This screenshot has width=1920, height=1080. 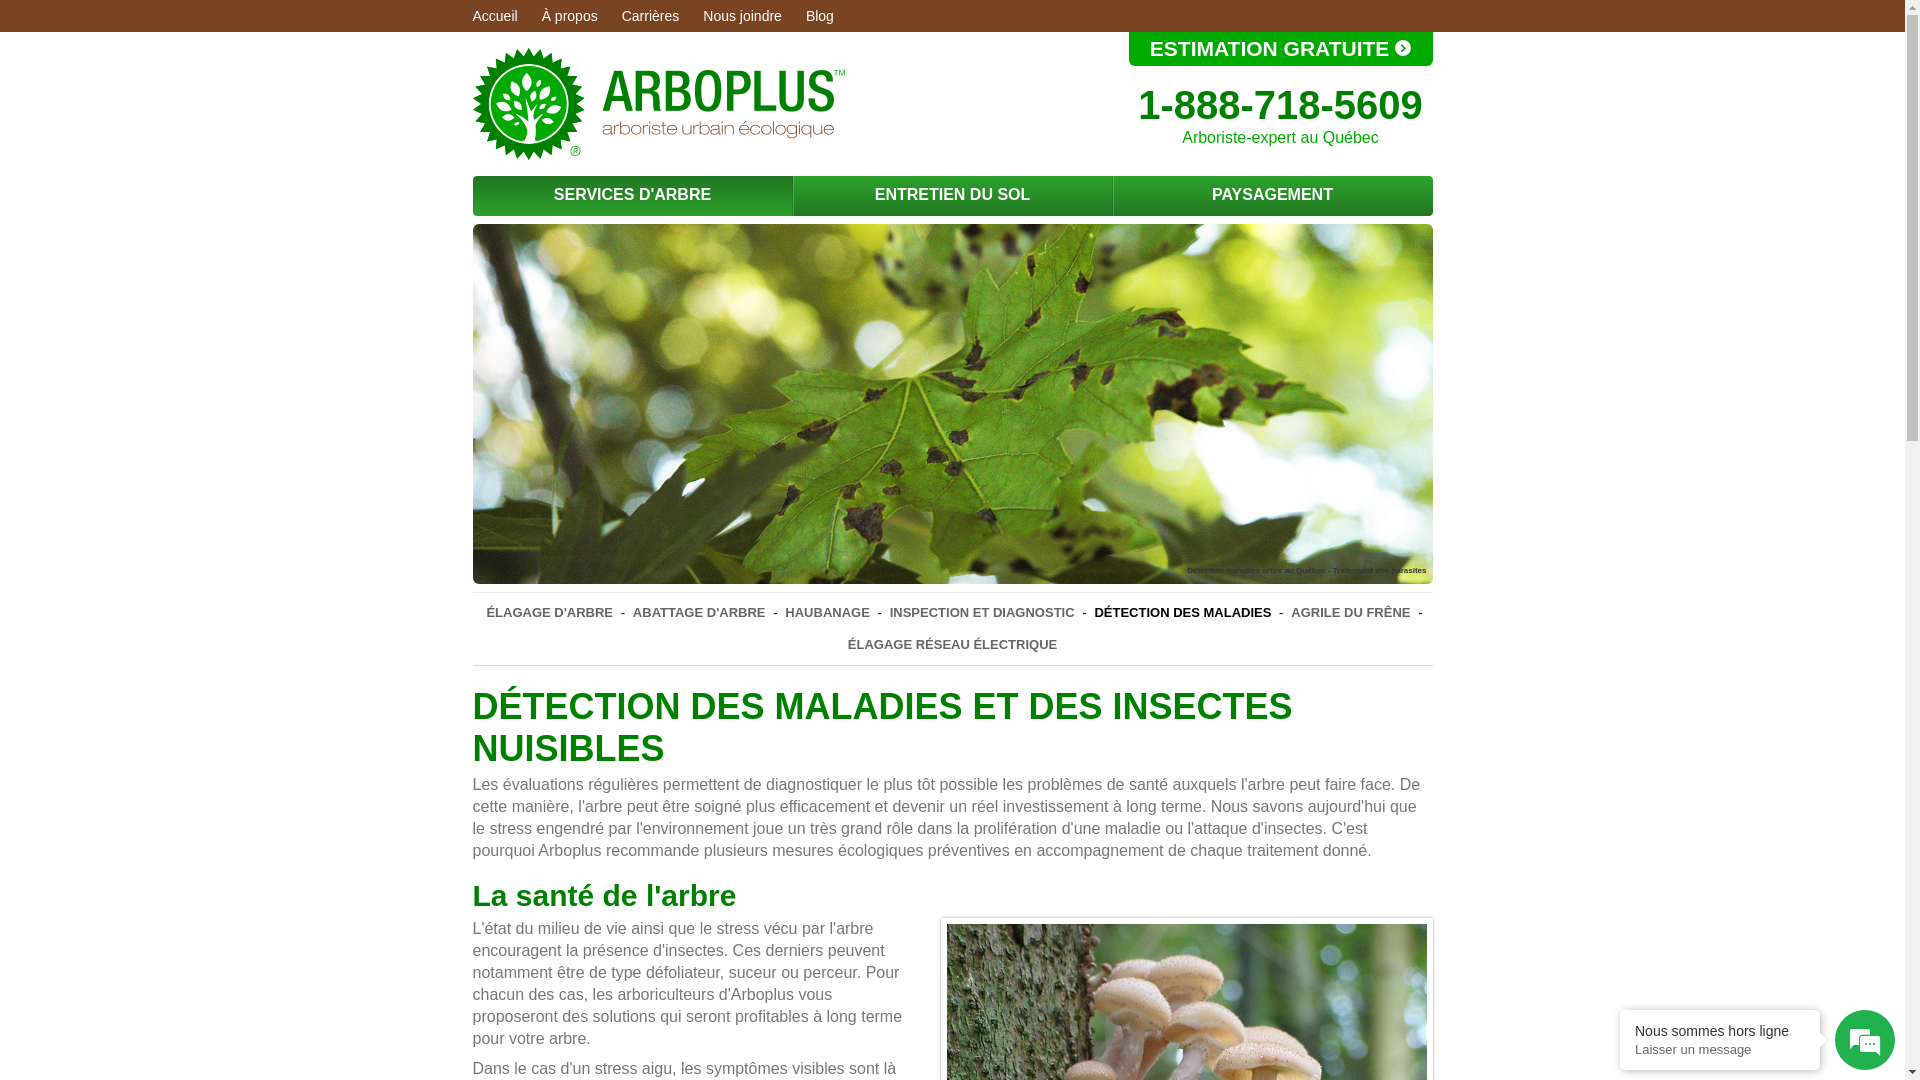 What do you see at coordinates (982, 611) in the screenshot?
I see `'INSPECTION ET DIAGNOSTIC'` at bounding box center [982, 611].